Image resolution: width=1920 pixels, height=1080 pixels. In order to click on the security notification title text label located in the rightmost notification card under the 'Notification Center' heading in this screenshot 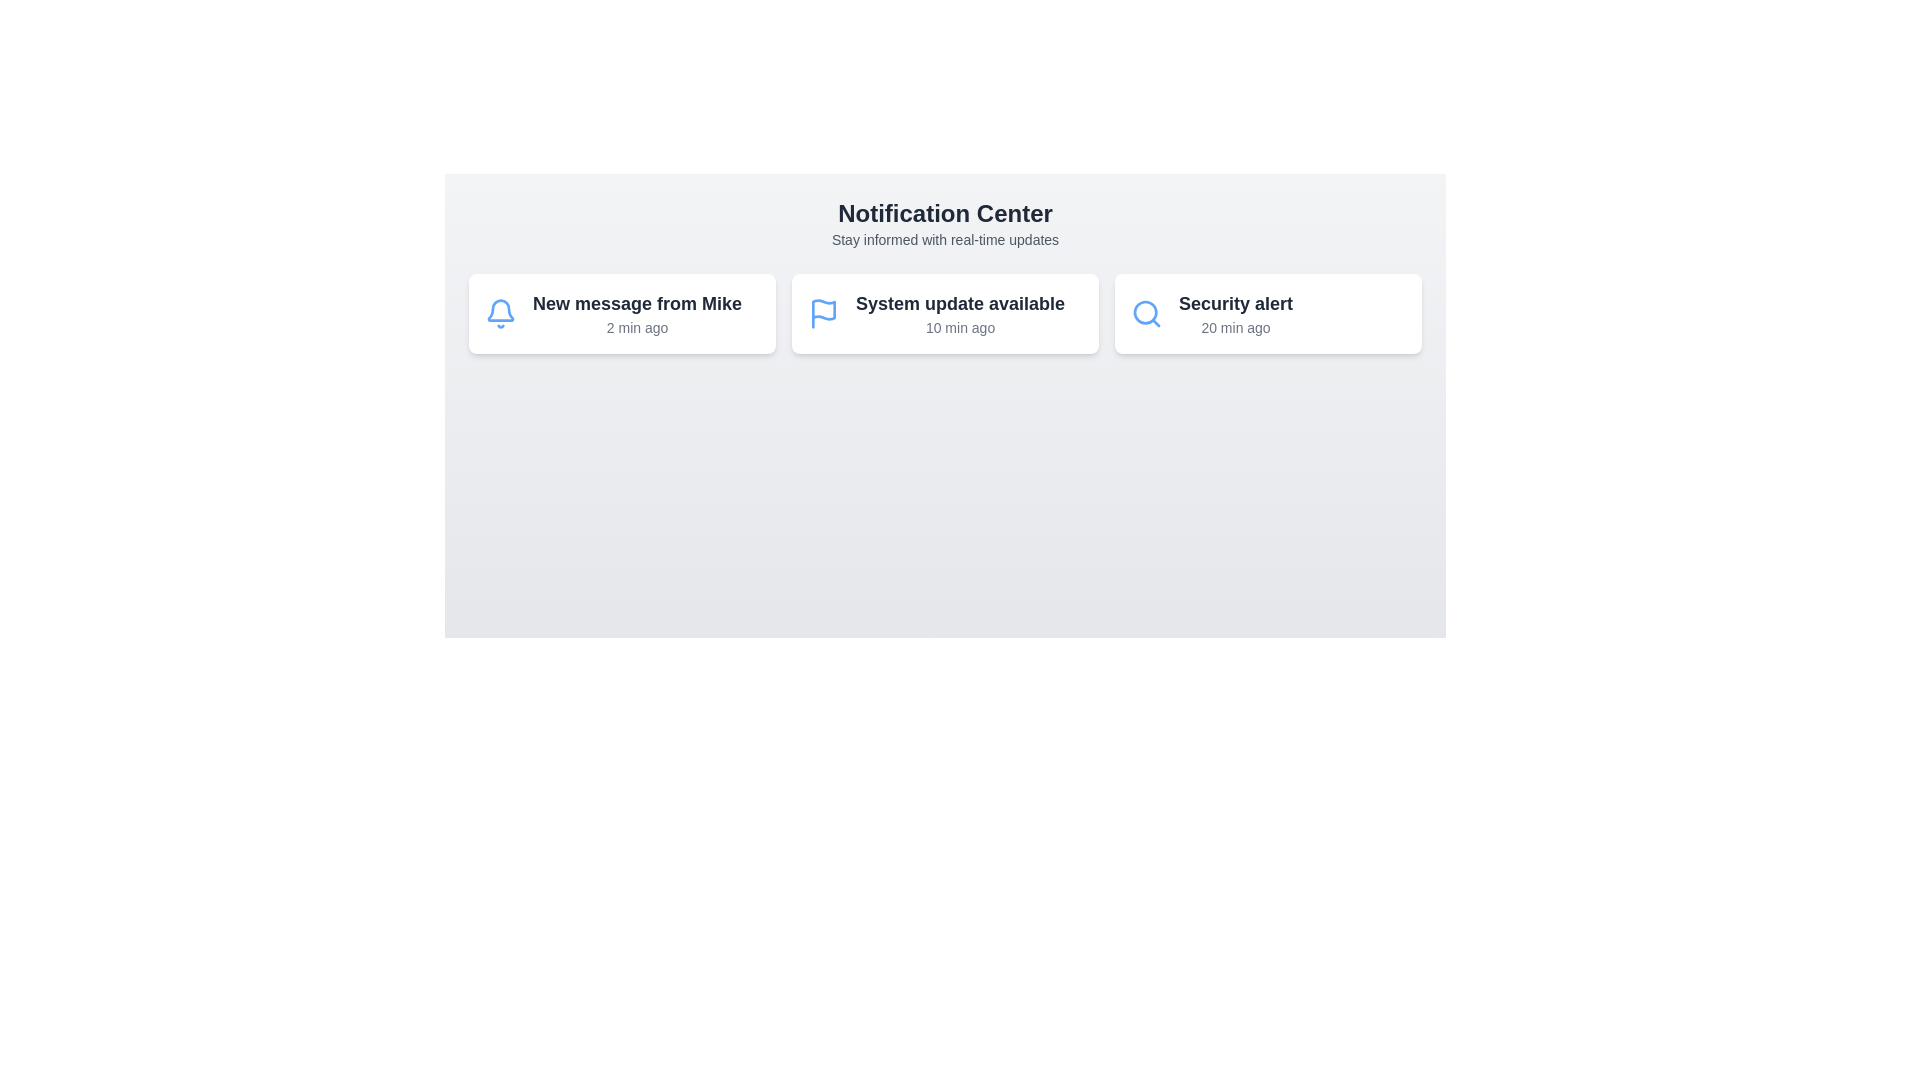, I will do `click(1235, 304)`.